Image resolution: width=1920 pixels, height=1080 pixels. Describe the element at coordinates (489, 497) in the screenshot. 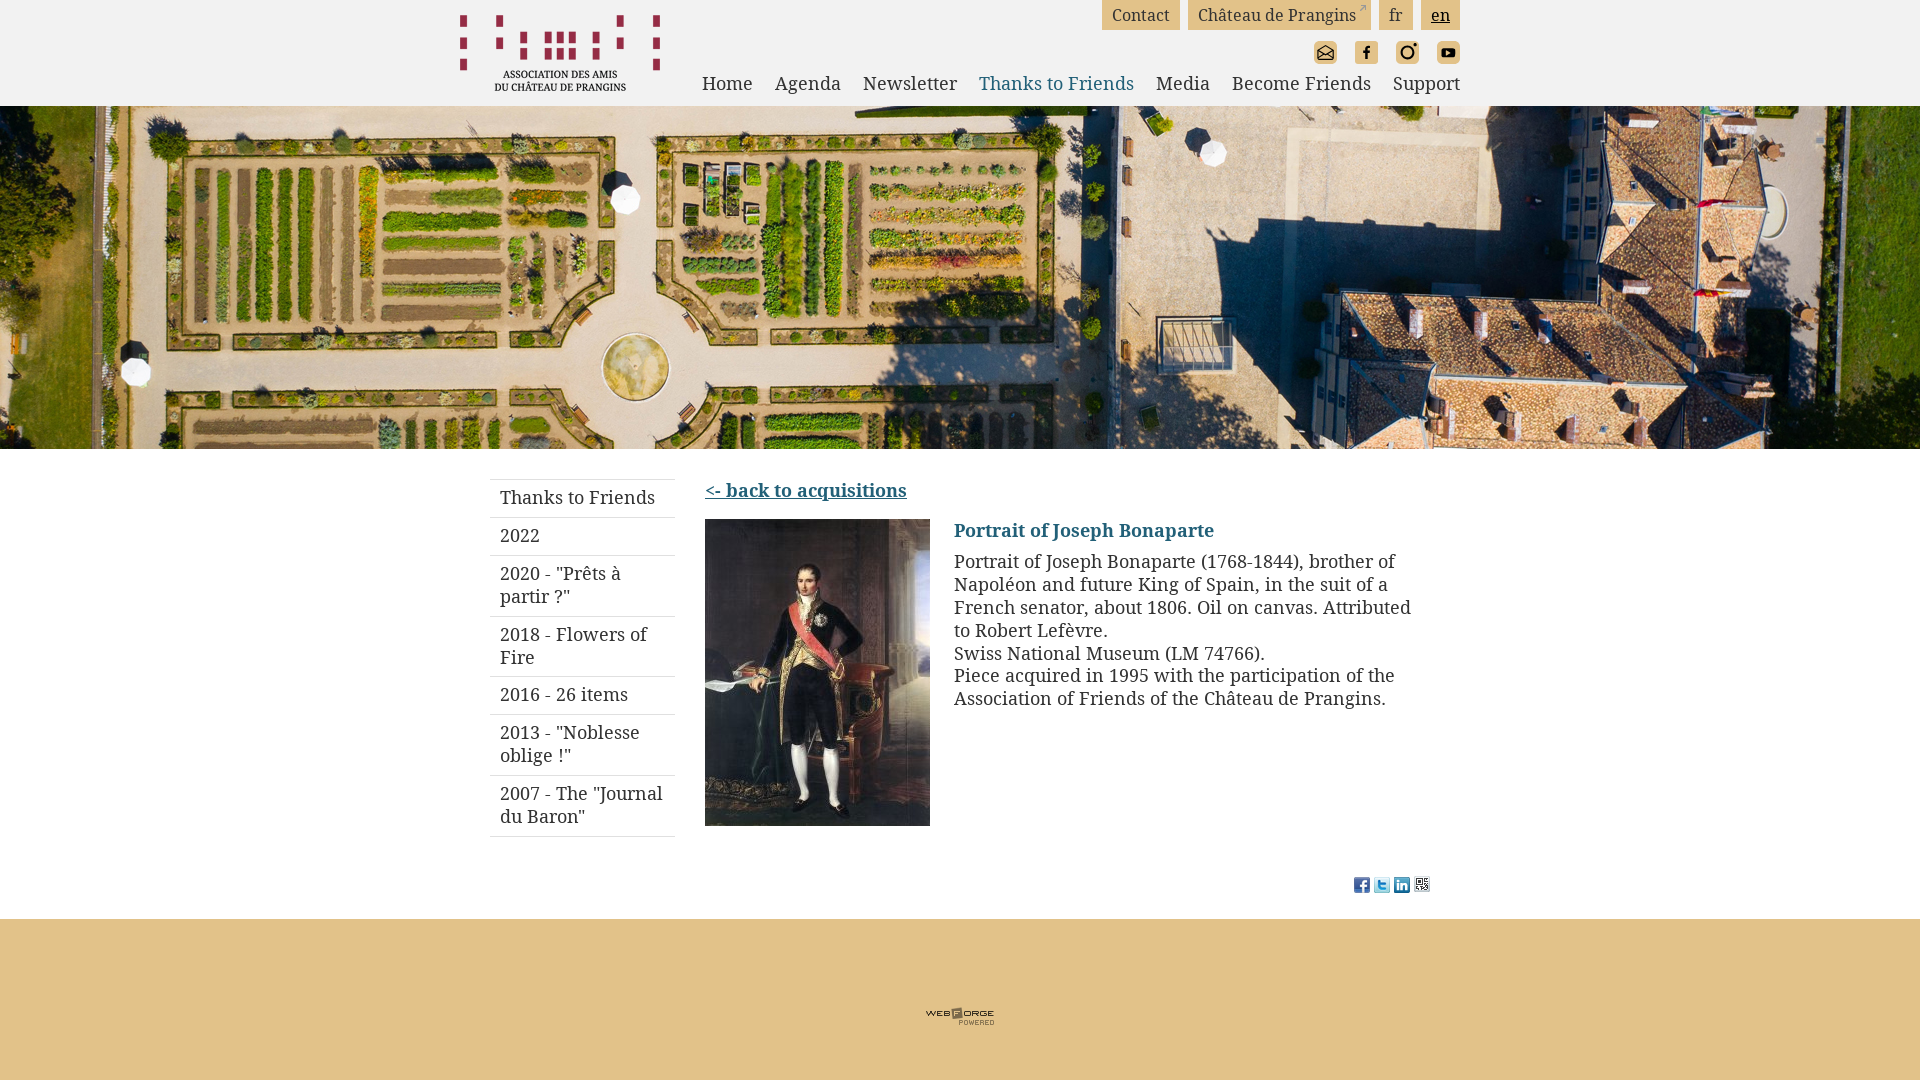

I see `'Thanks to Friends'` at that location.